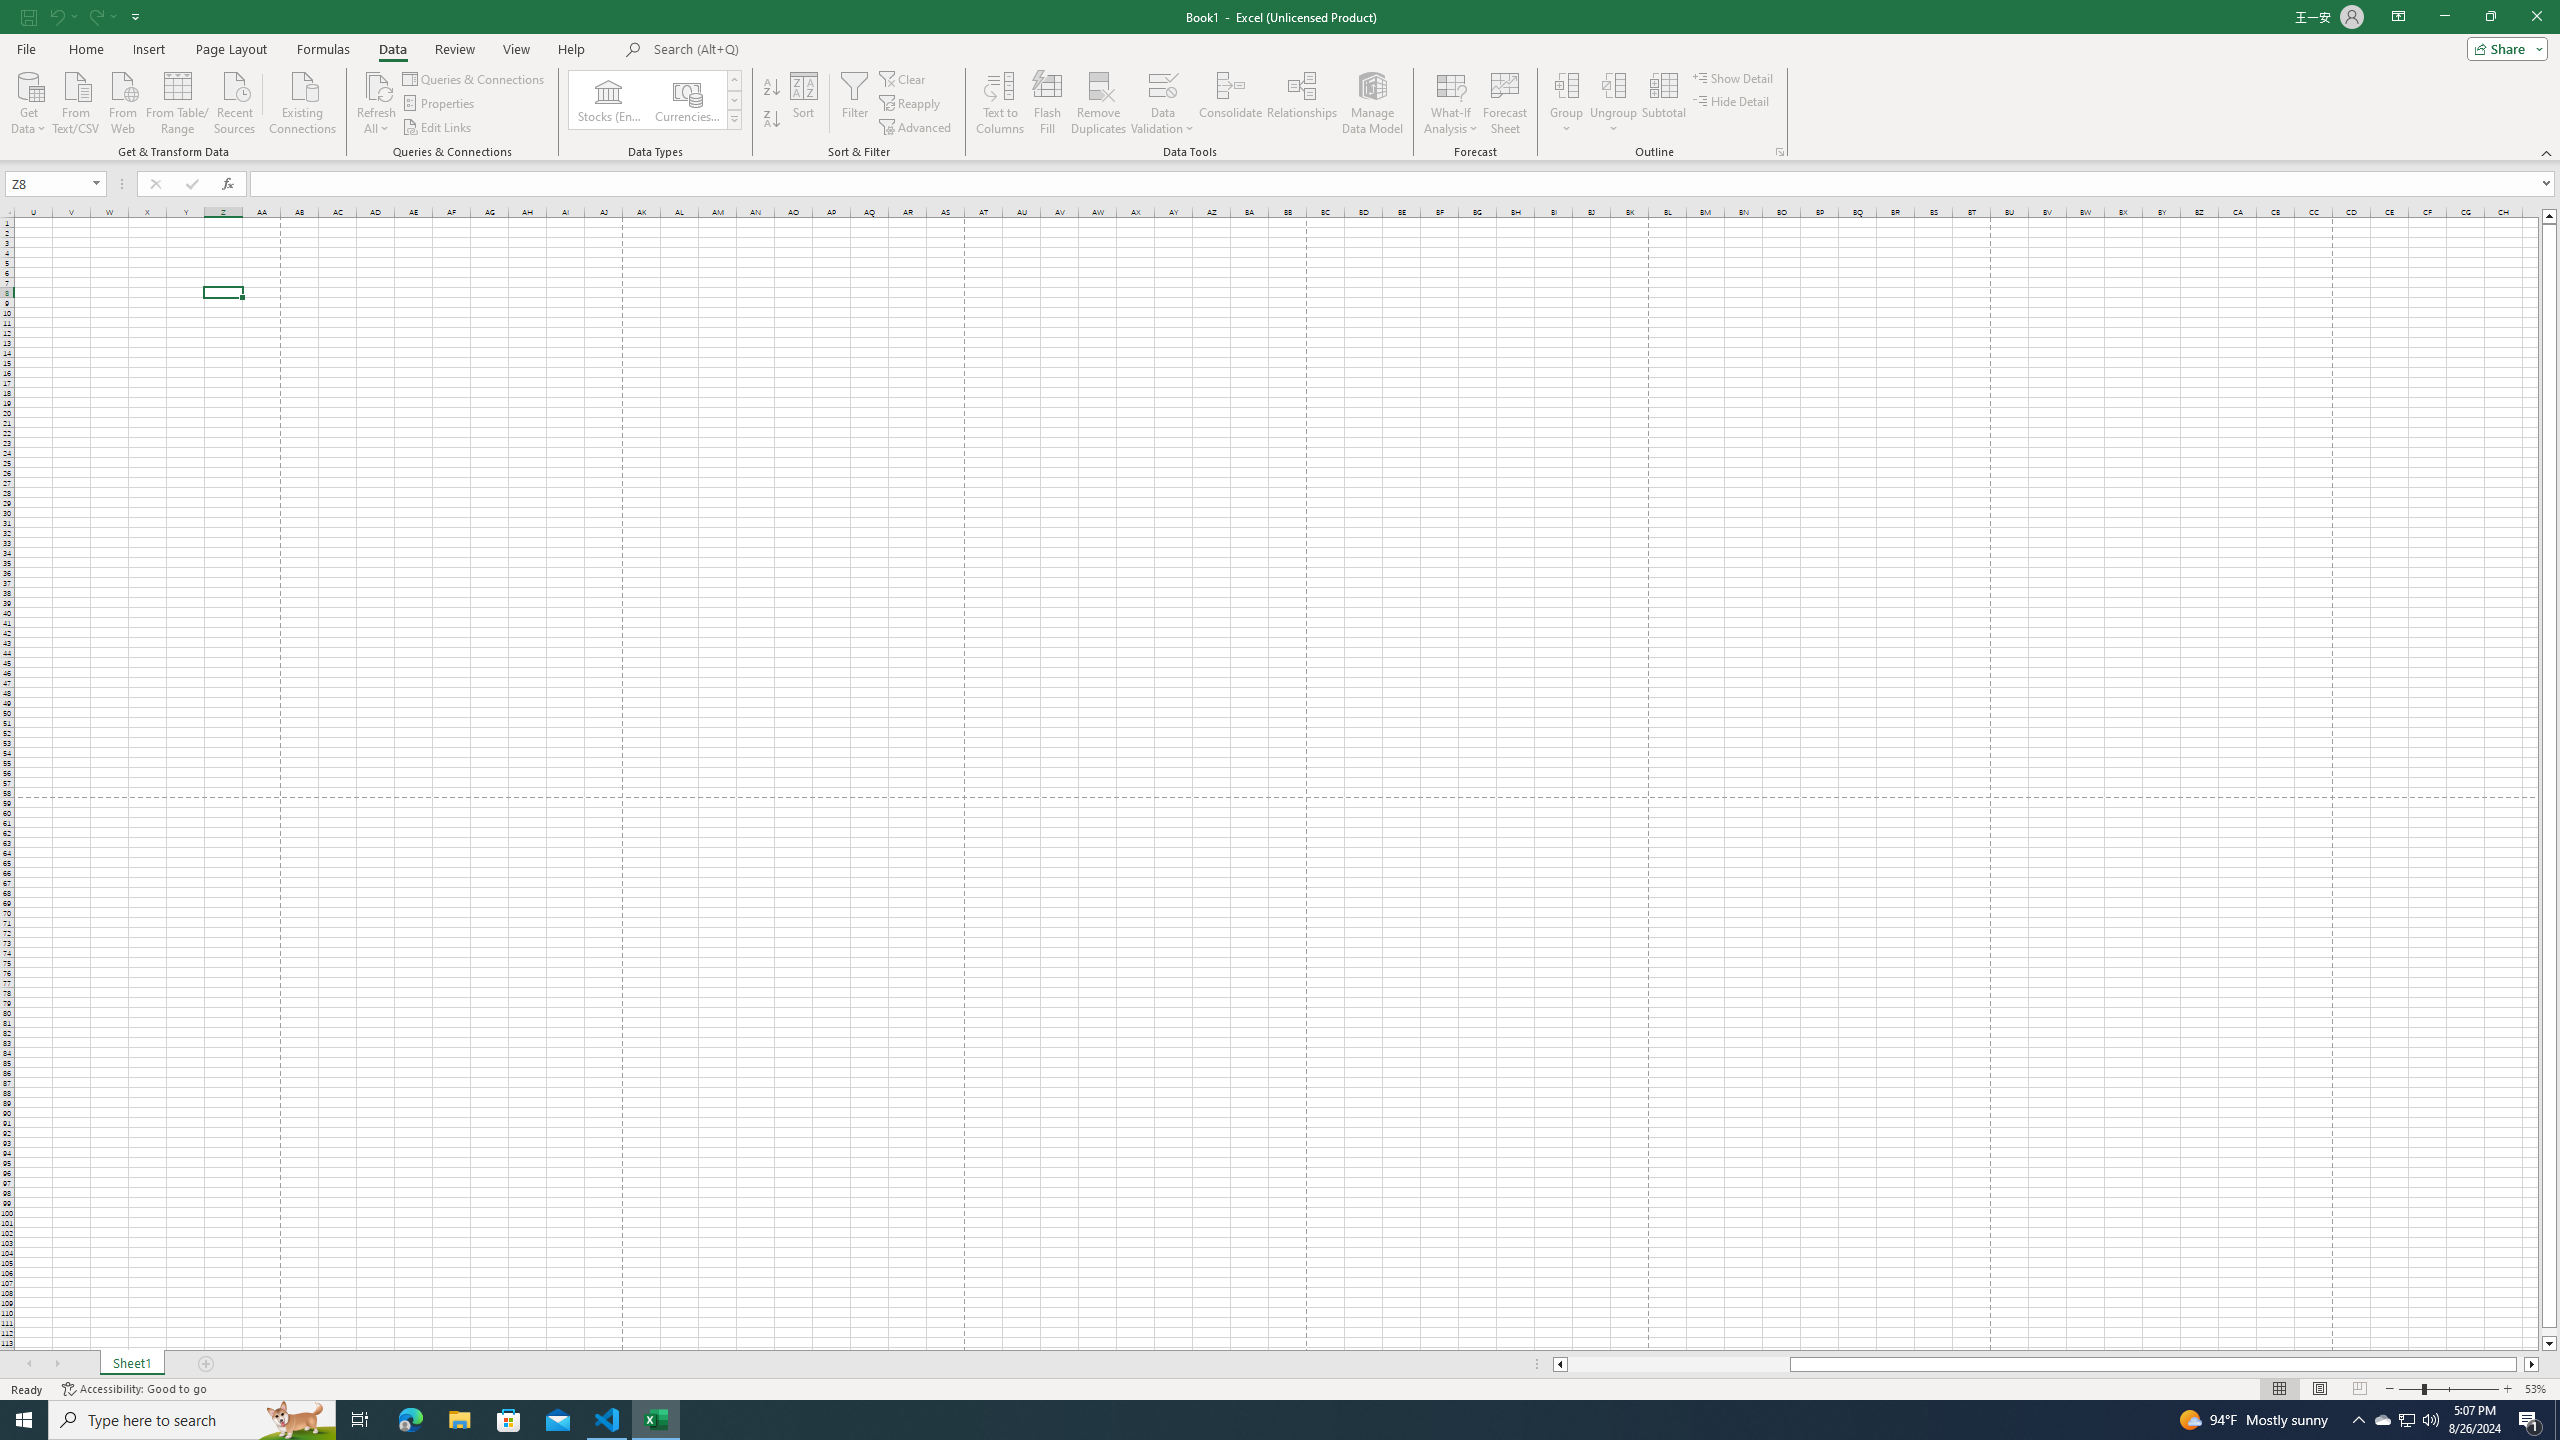 The image size is (2560, 1440). I want to click on 'Stocks (English)', so click(608, 99).